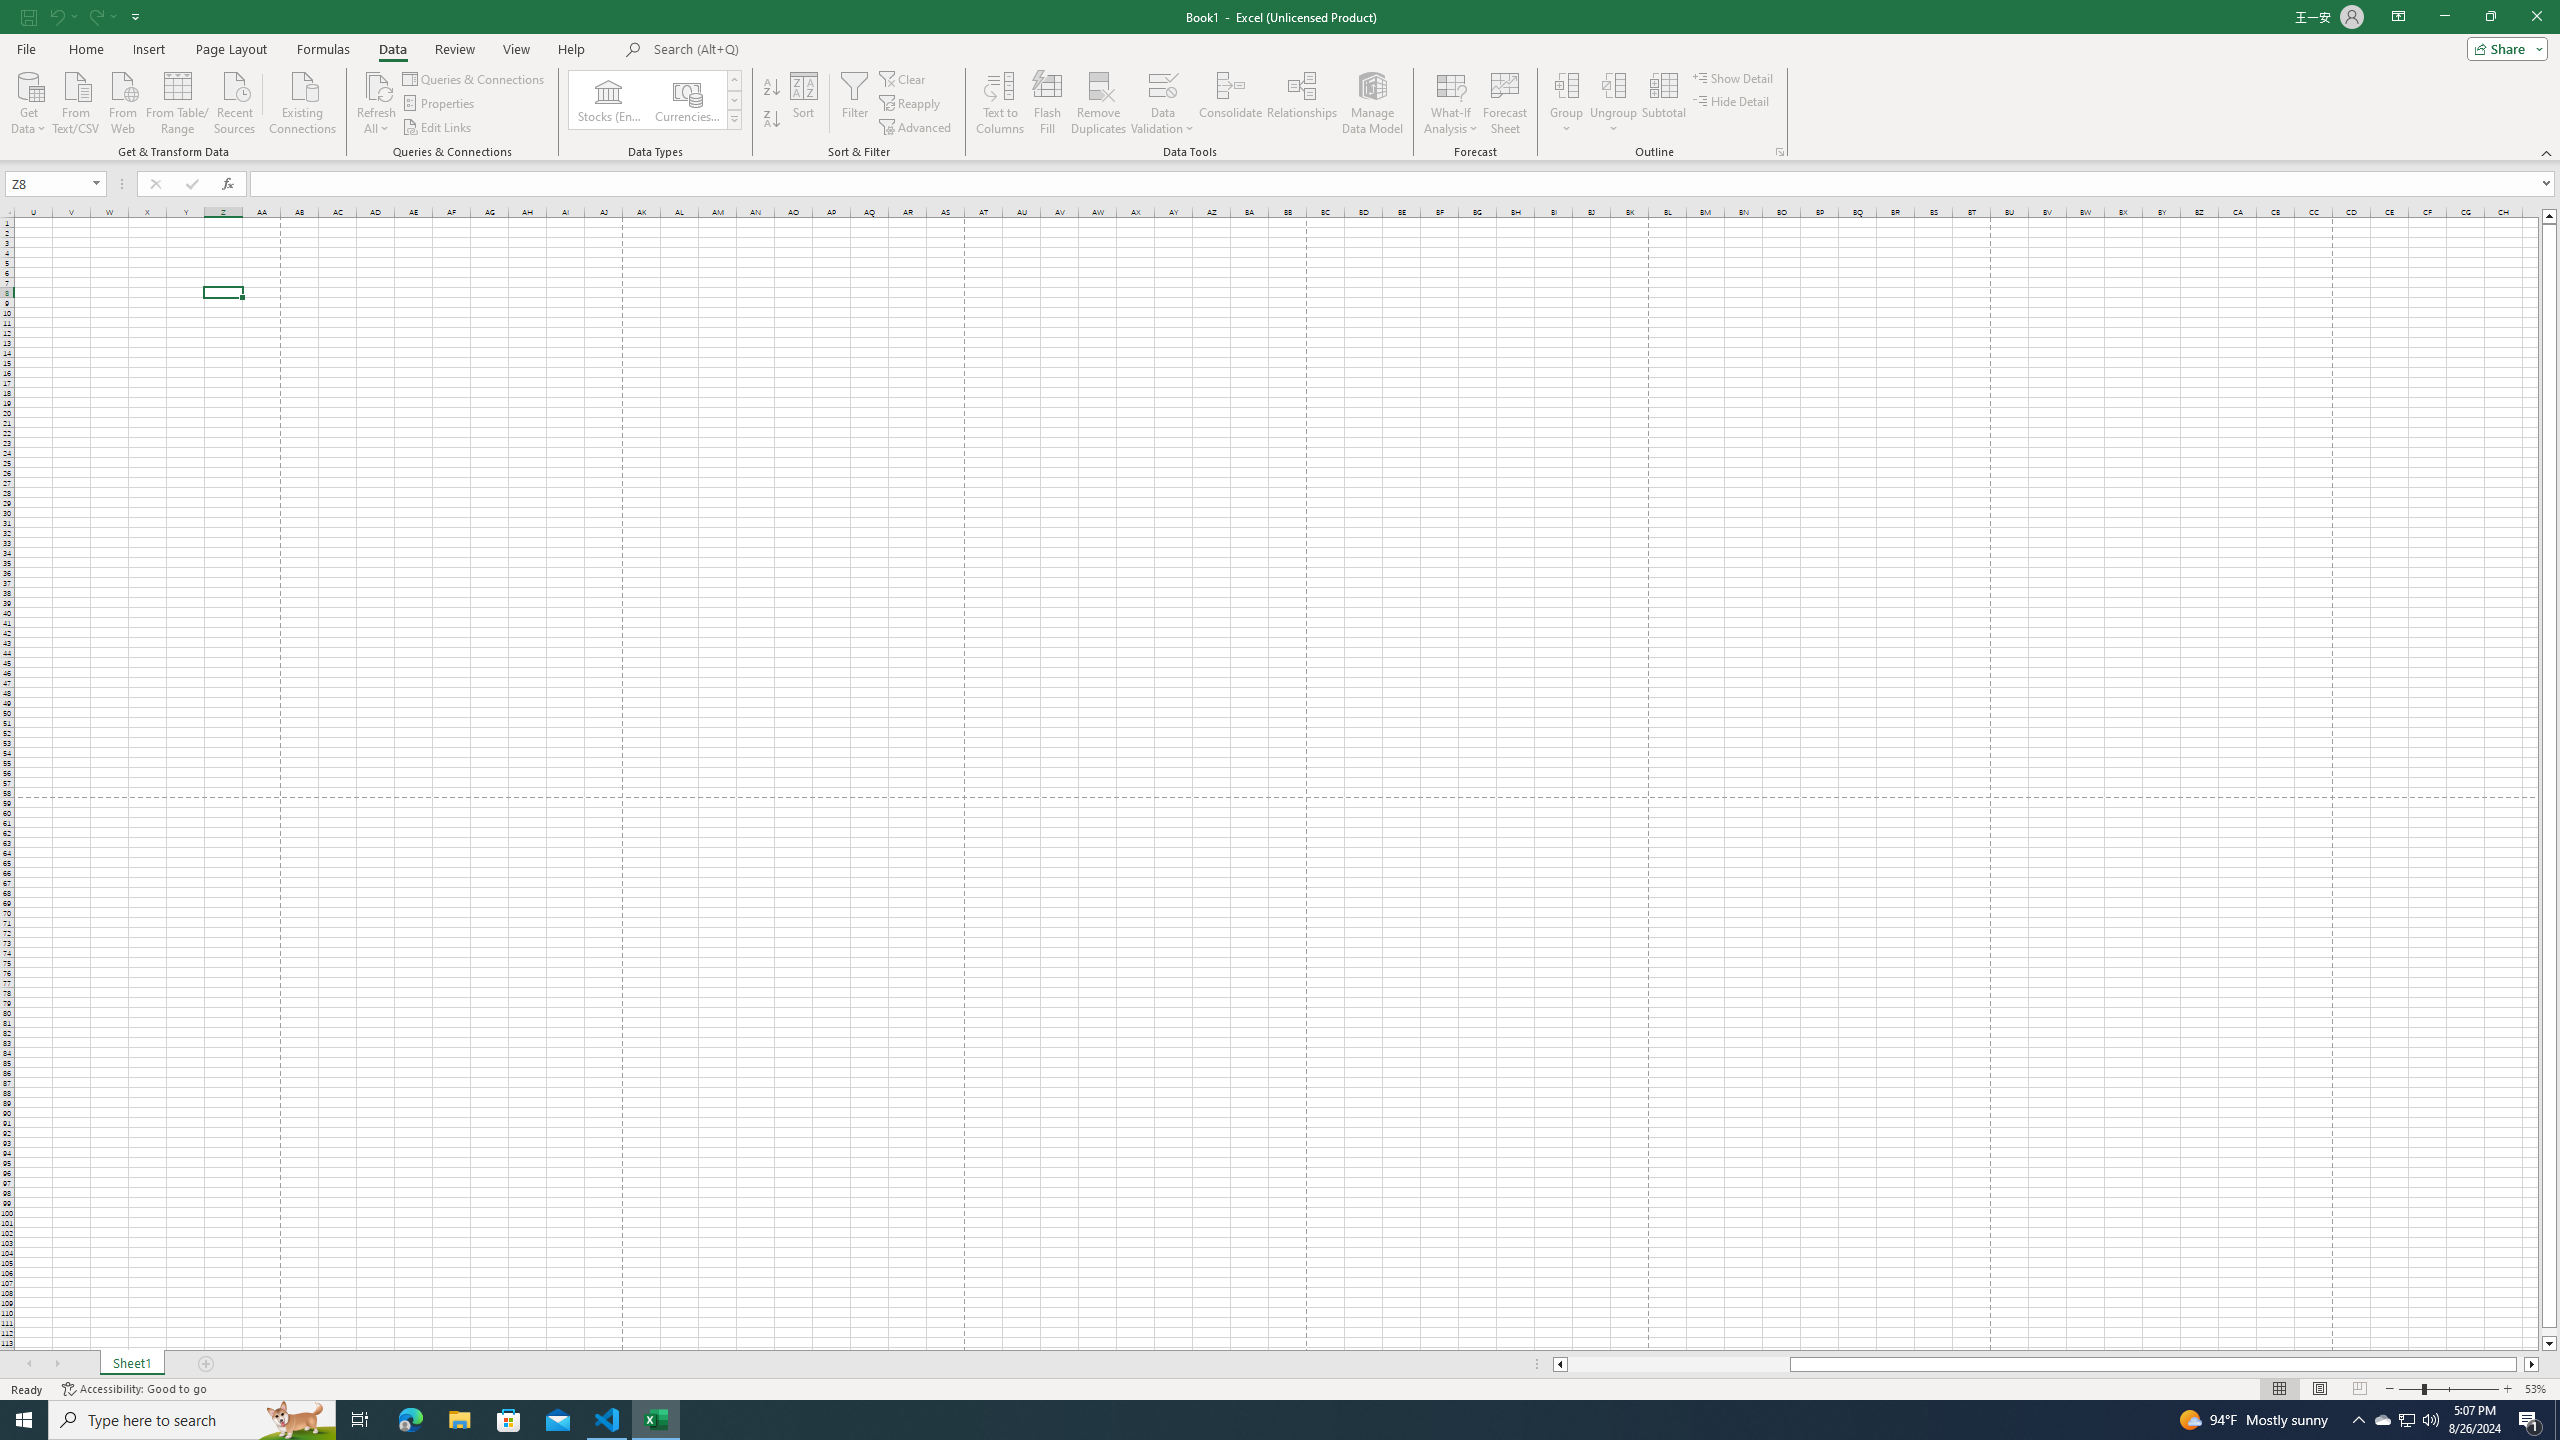 The image size is (2560, 1440). I want to click on 'Stocks (English)', so click(608, 99).